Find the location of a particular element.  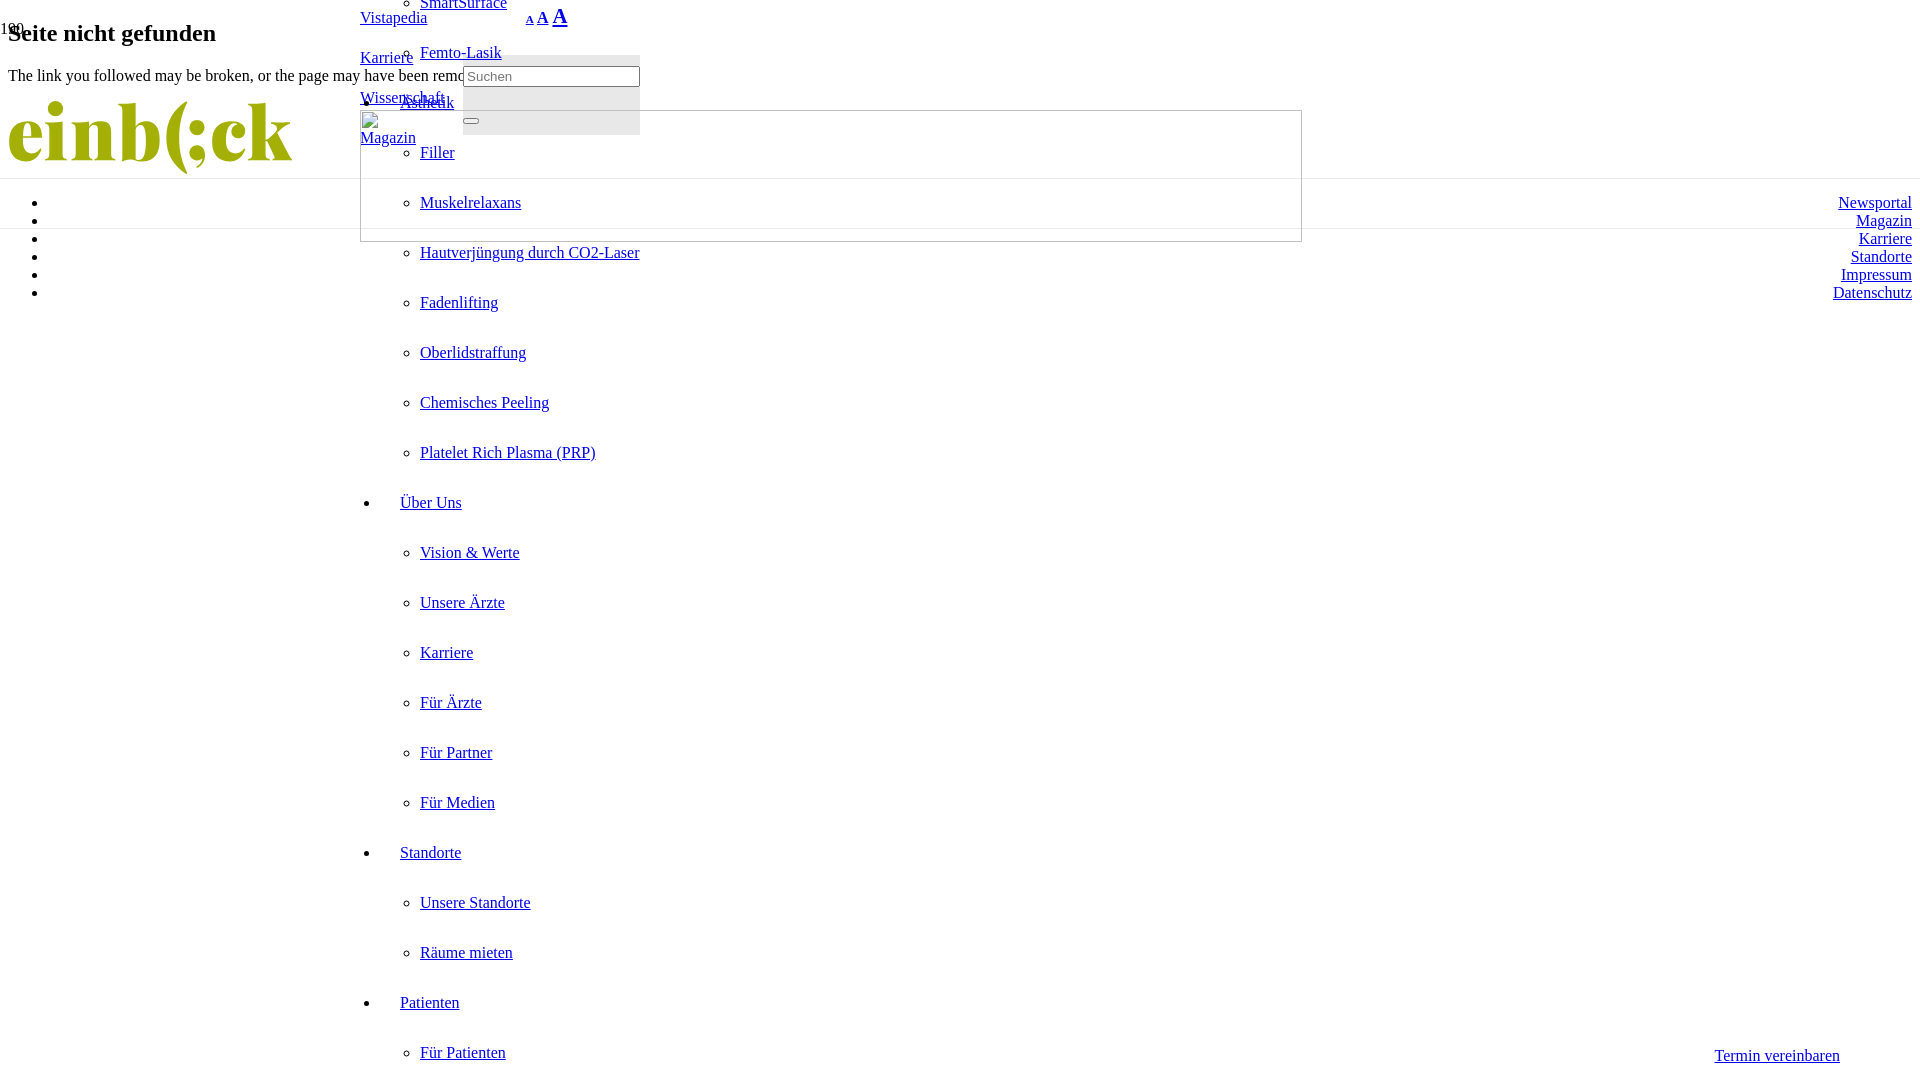

'Filler' is located at coordinates (436, 151).